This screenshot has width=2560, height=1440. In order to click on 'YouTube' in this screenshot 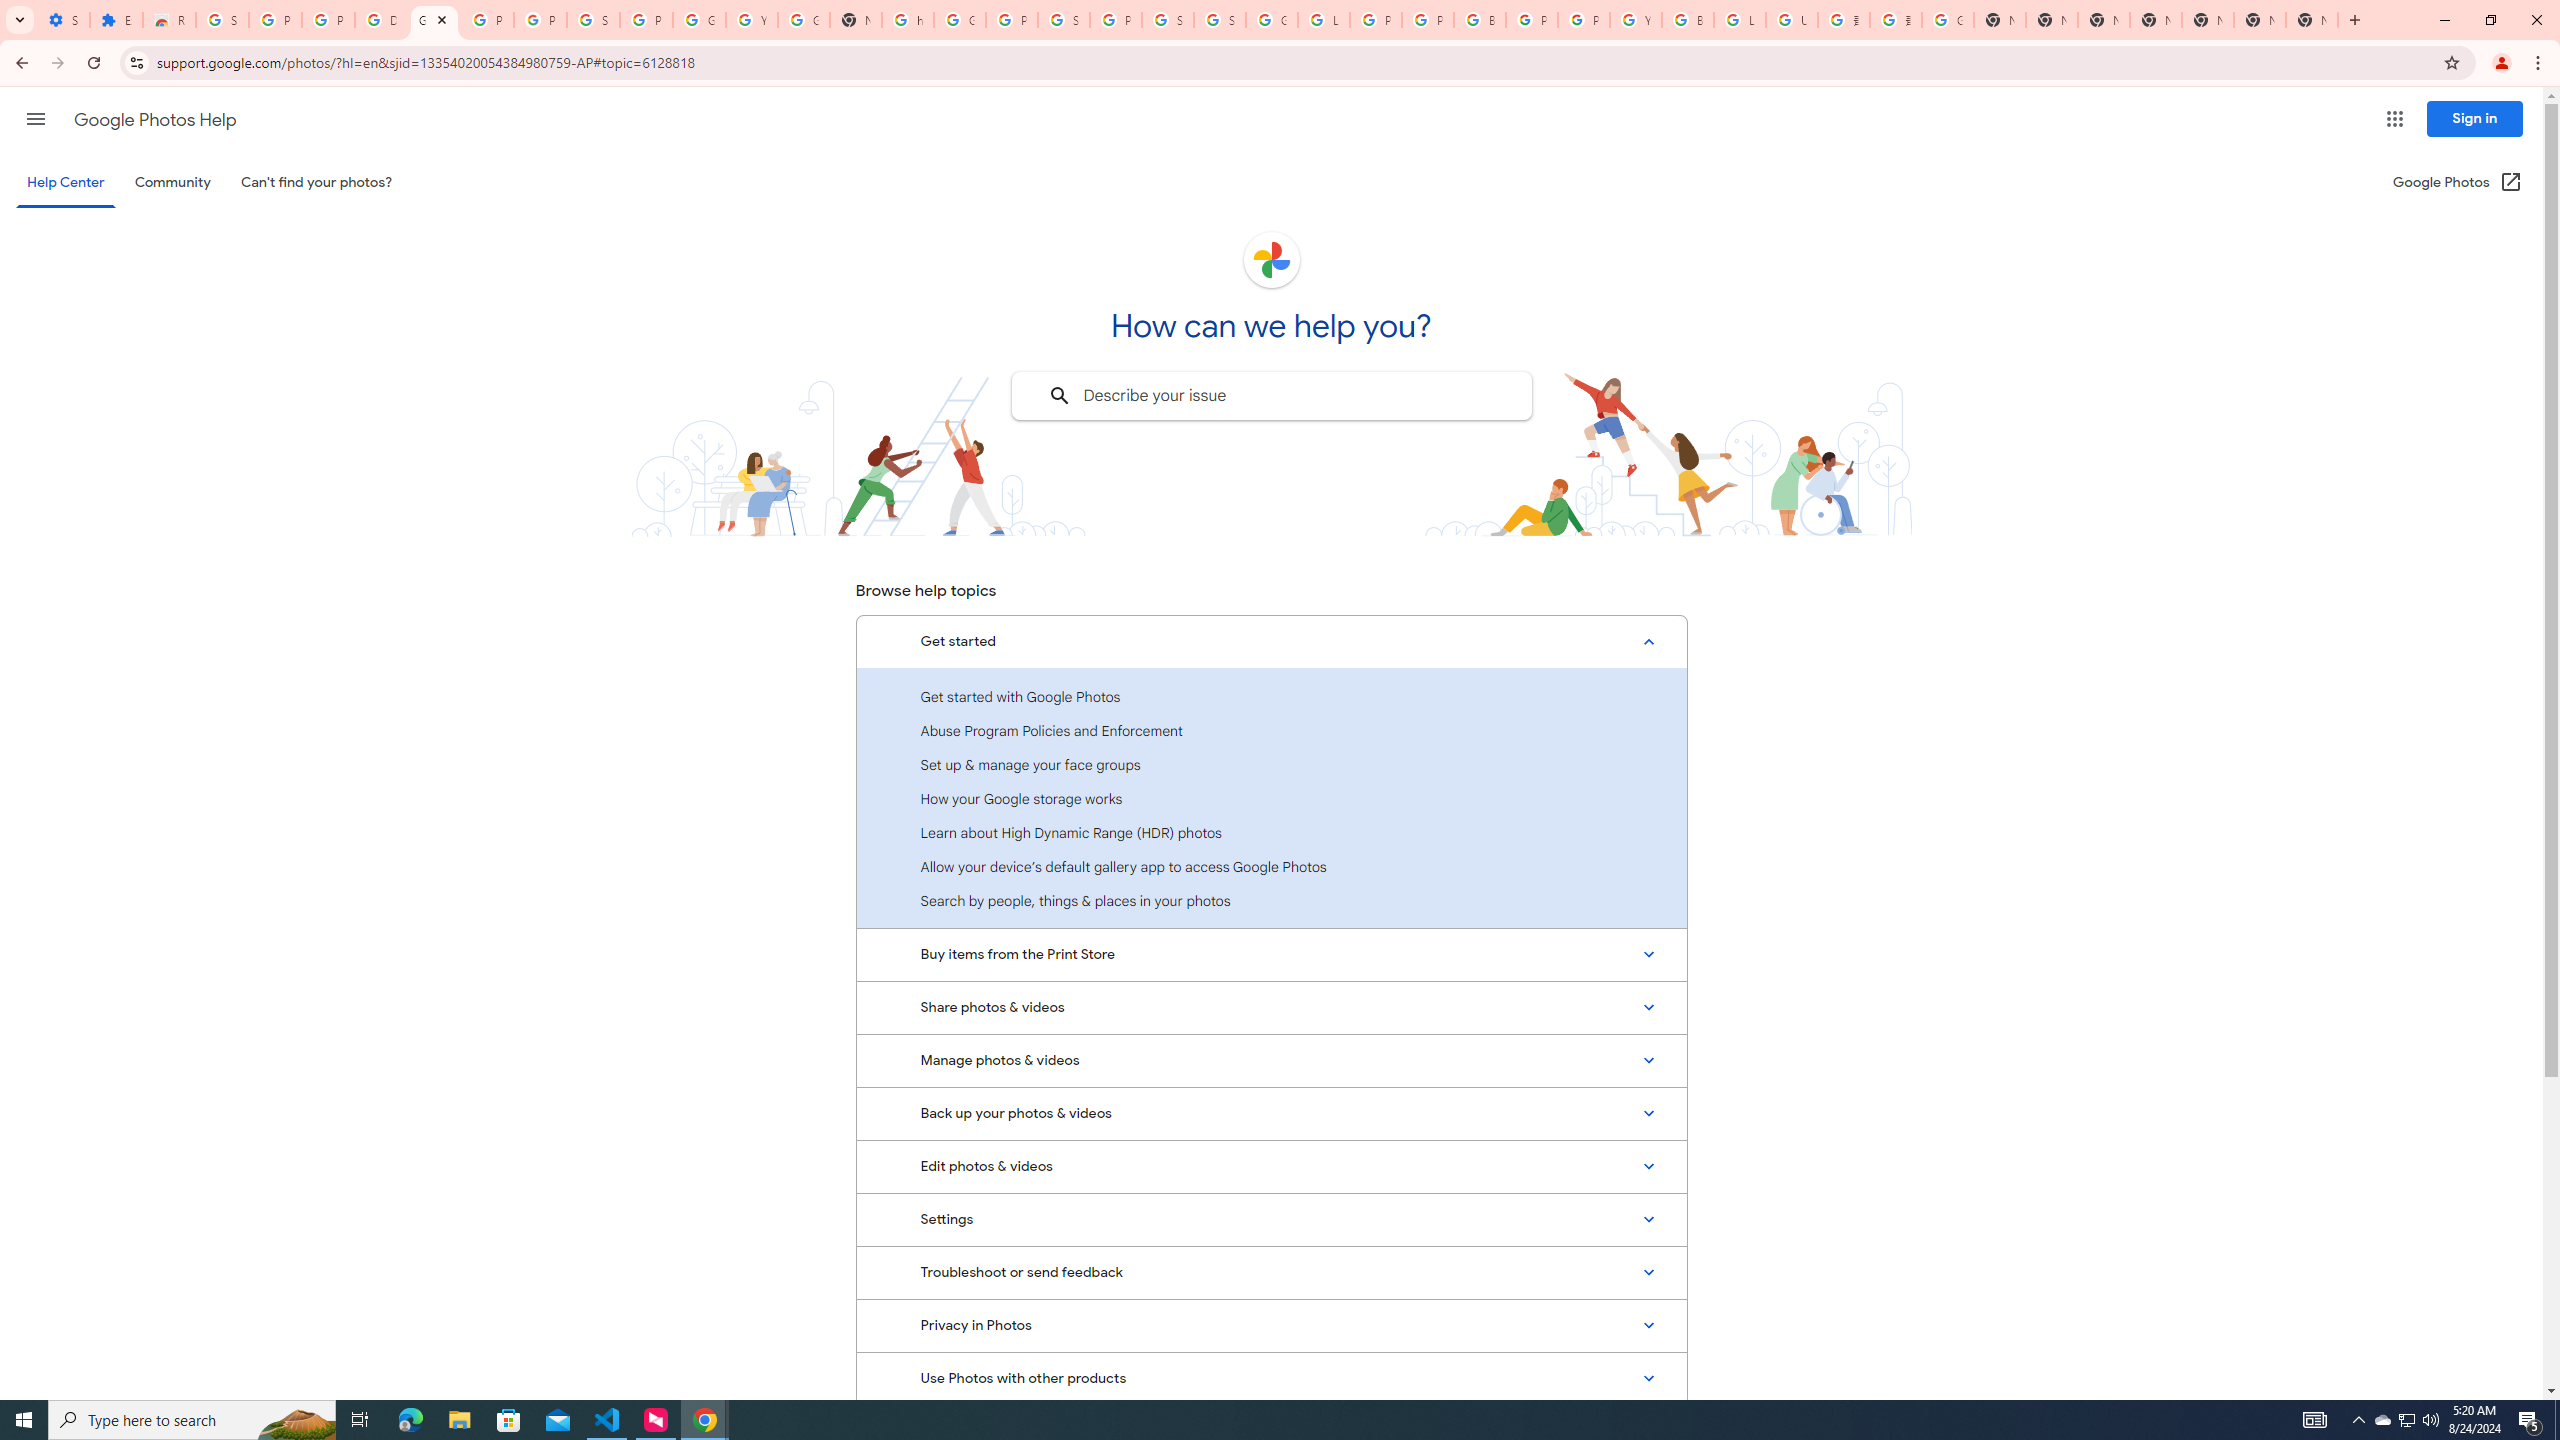, I will do `click(1634, 19)`.